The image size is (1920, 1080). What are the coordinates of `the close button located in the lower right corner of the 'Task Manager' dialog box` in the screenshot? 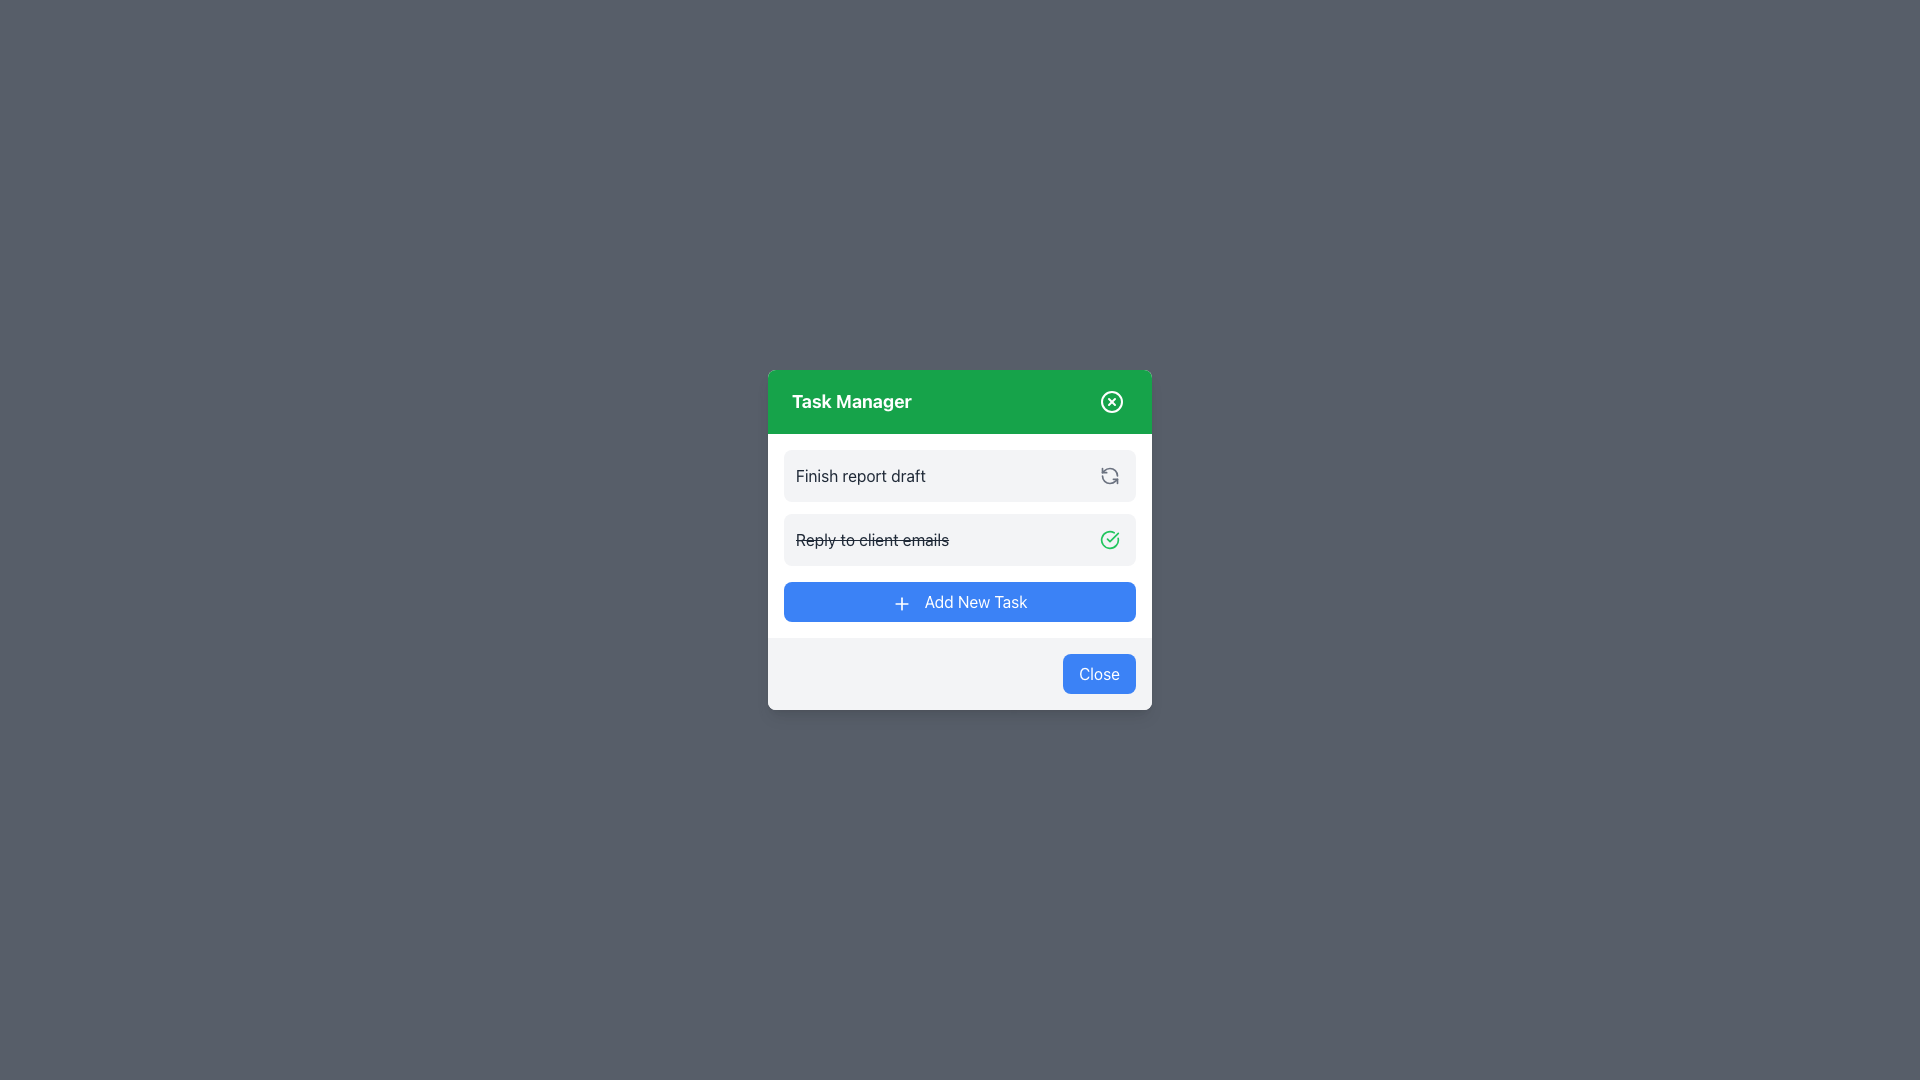 It's located at (1098, 674).